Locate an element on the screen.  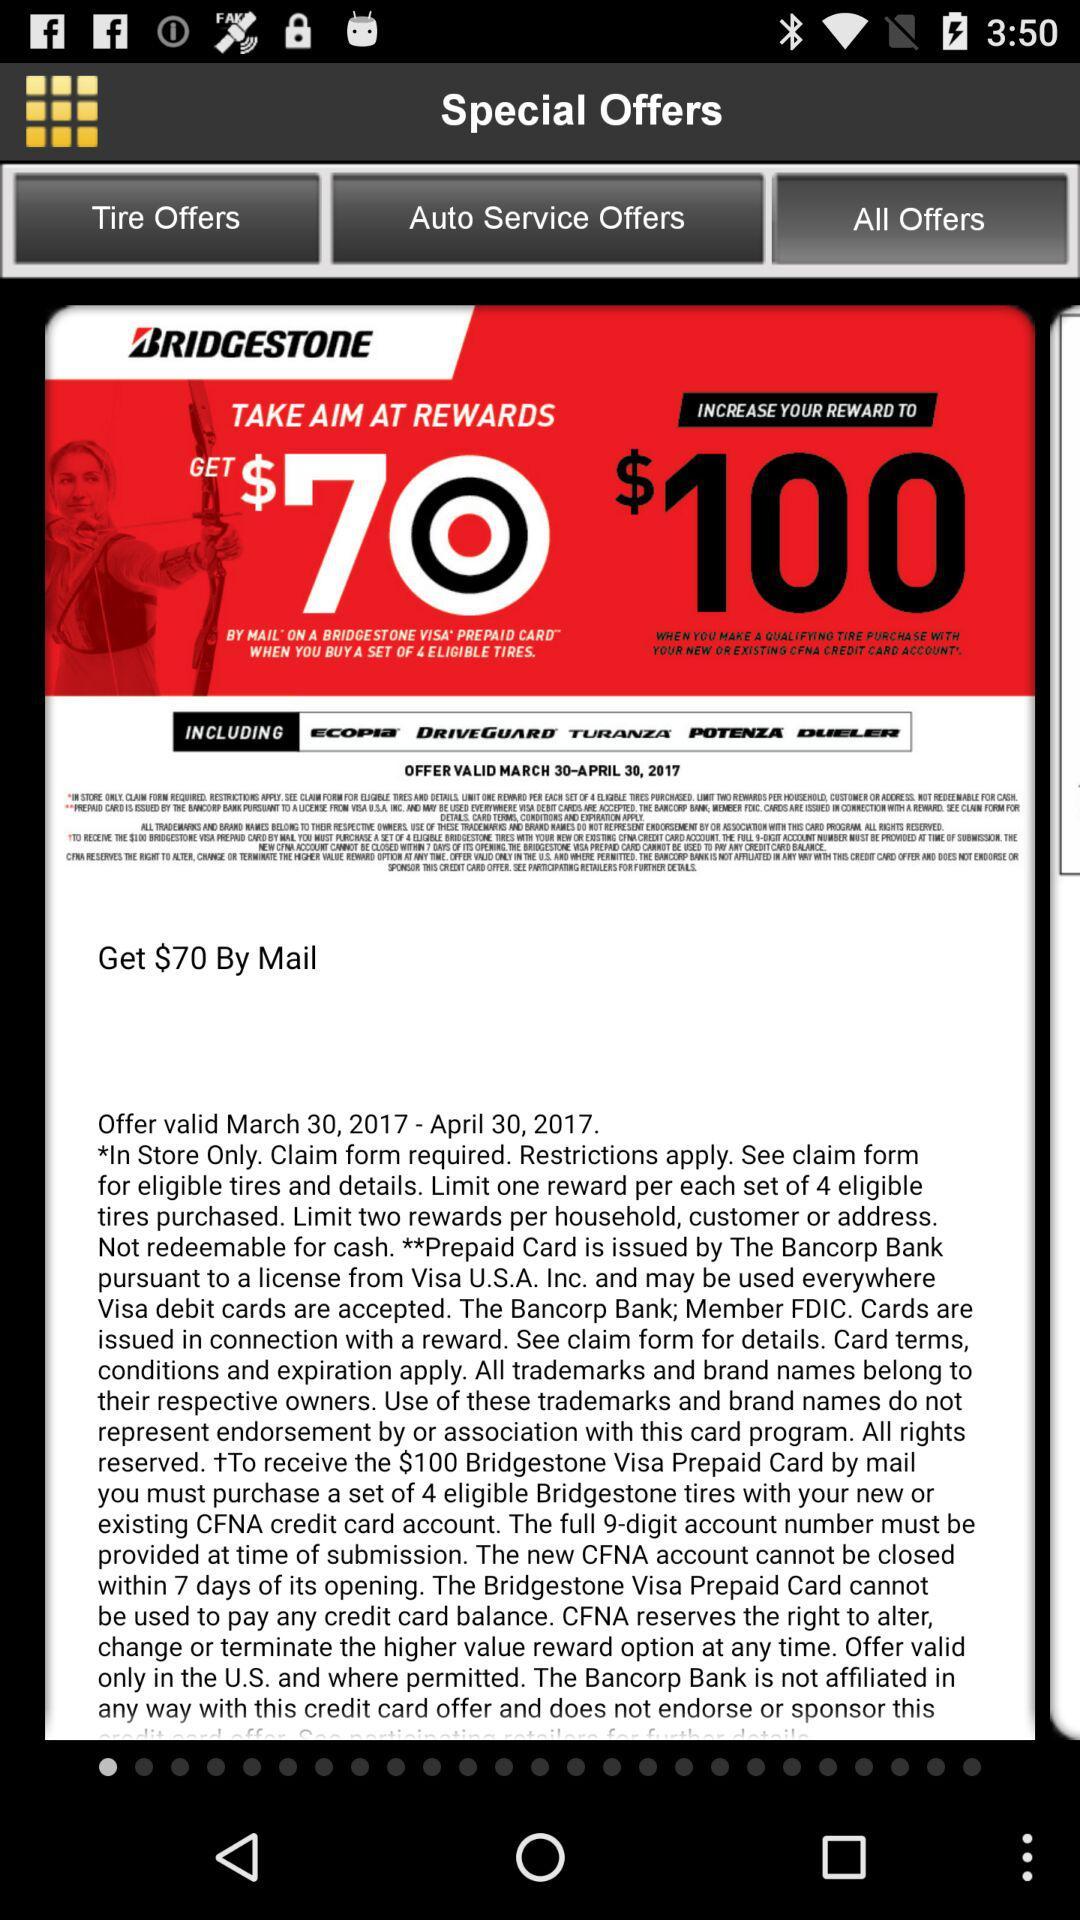
open settings is located at coordinates (60, 110).